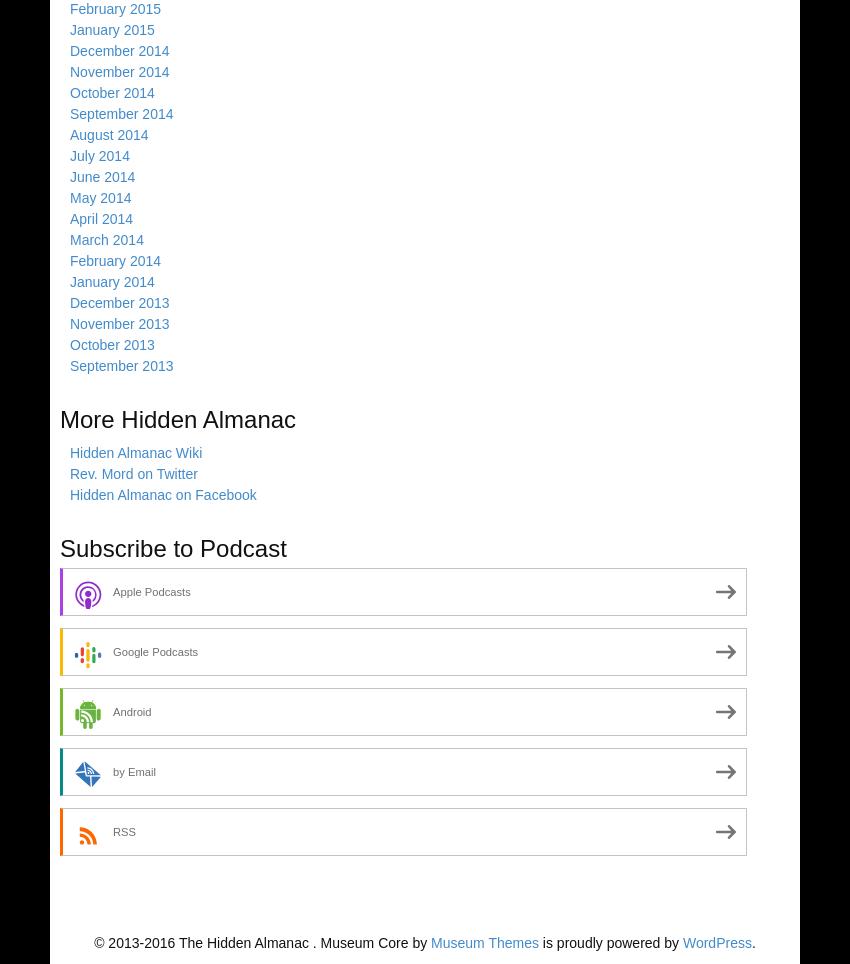  I want to click on 'July 2014', so click(98, 155).